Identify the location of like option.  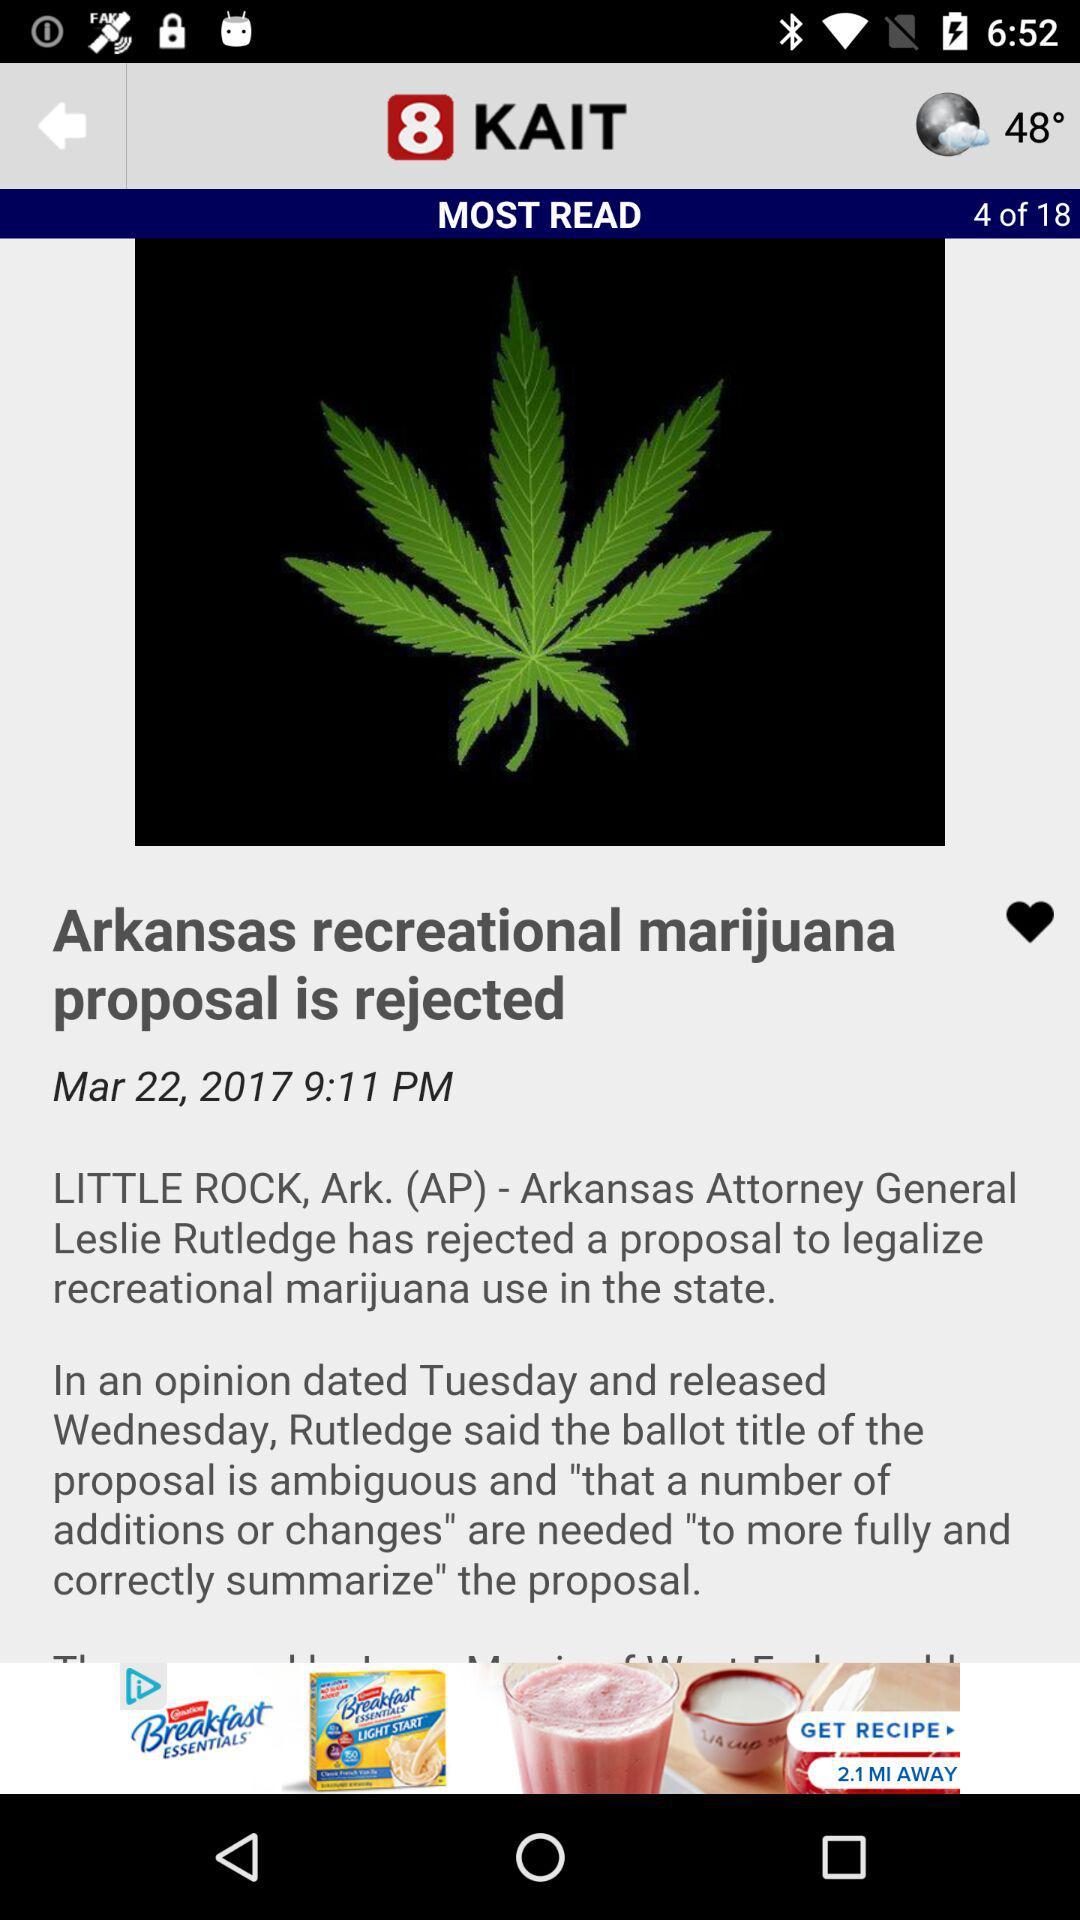
(1017, 921).